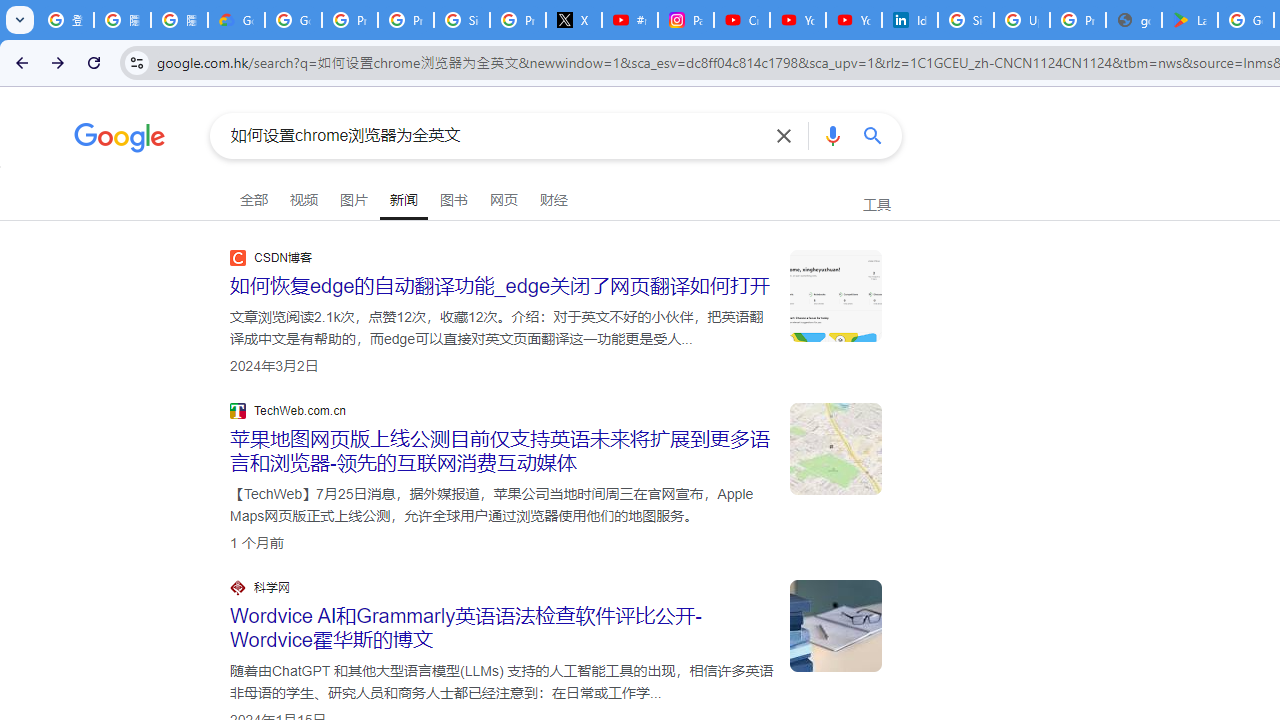 The image size is (1280, 720). Describe the element at coordinates (628, 20) in the screenshot. I see `'#nbabasketballhighlights - YouTube'` at that location.